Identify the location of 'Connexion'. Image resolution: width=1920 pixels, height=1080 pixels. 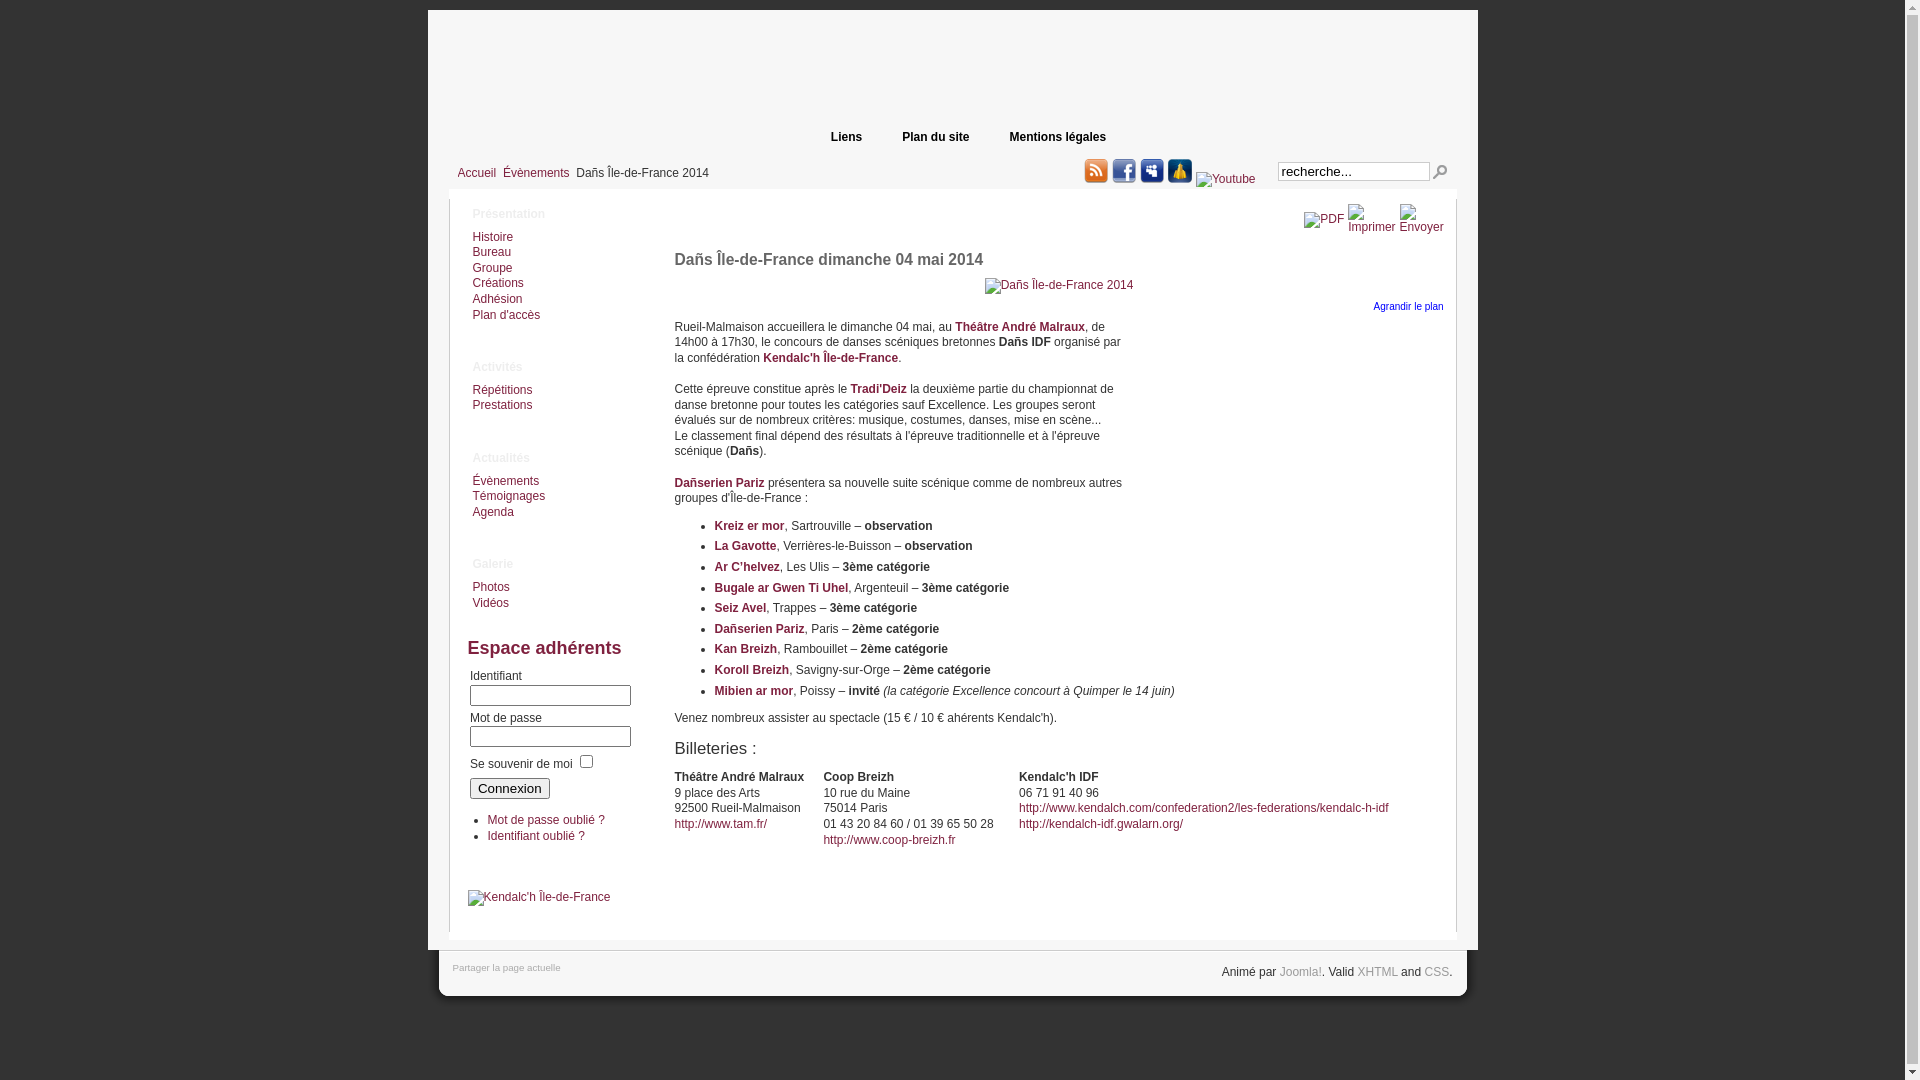
(469, 787).